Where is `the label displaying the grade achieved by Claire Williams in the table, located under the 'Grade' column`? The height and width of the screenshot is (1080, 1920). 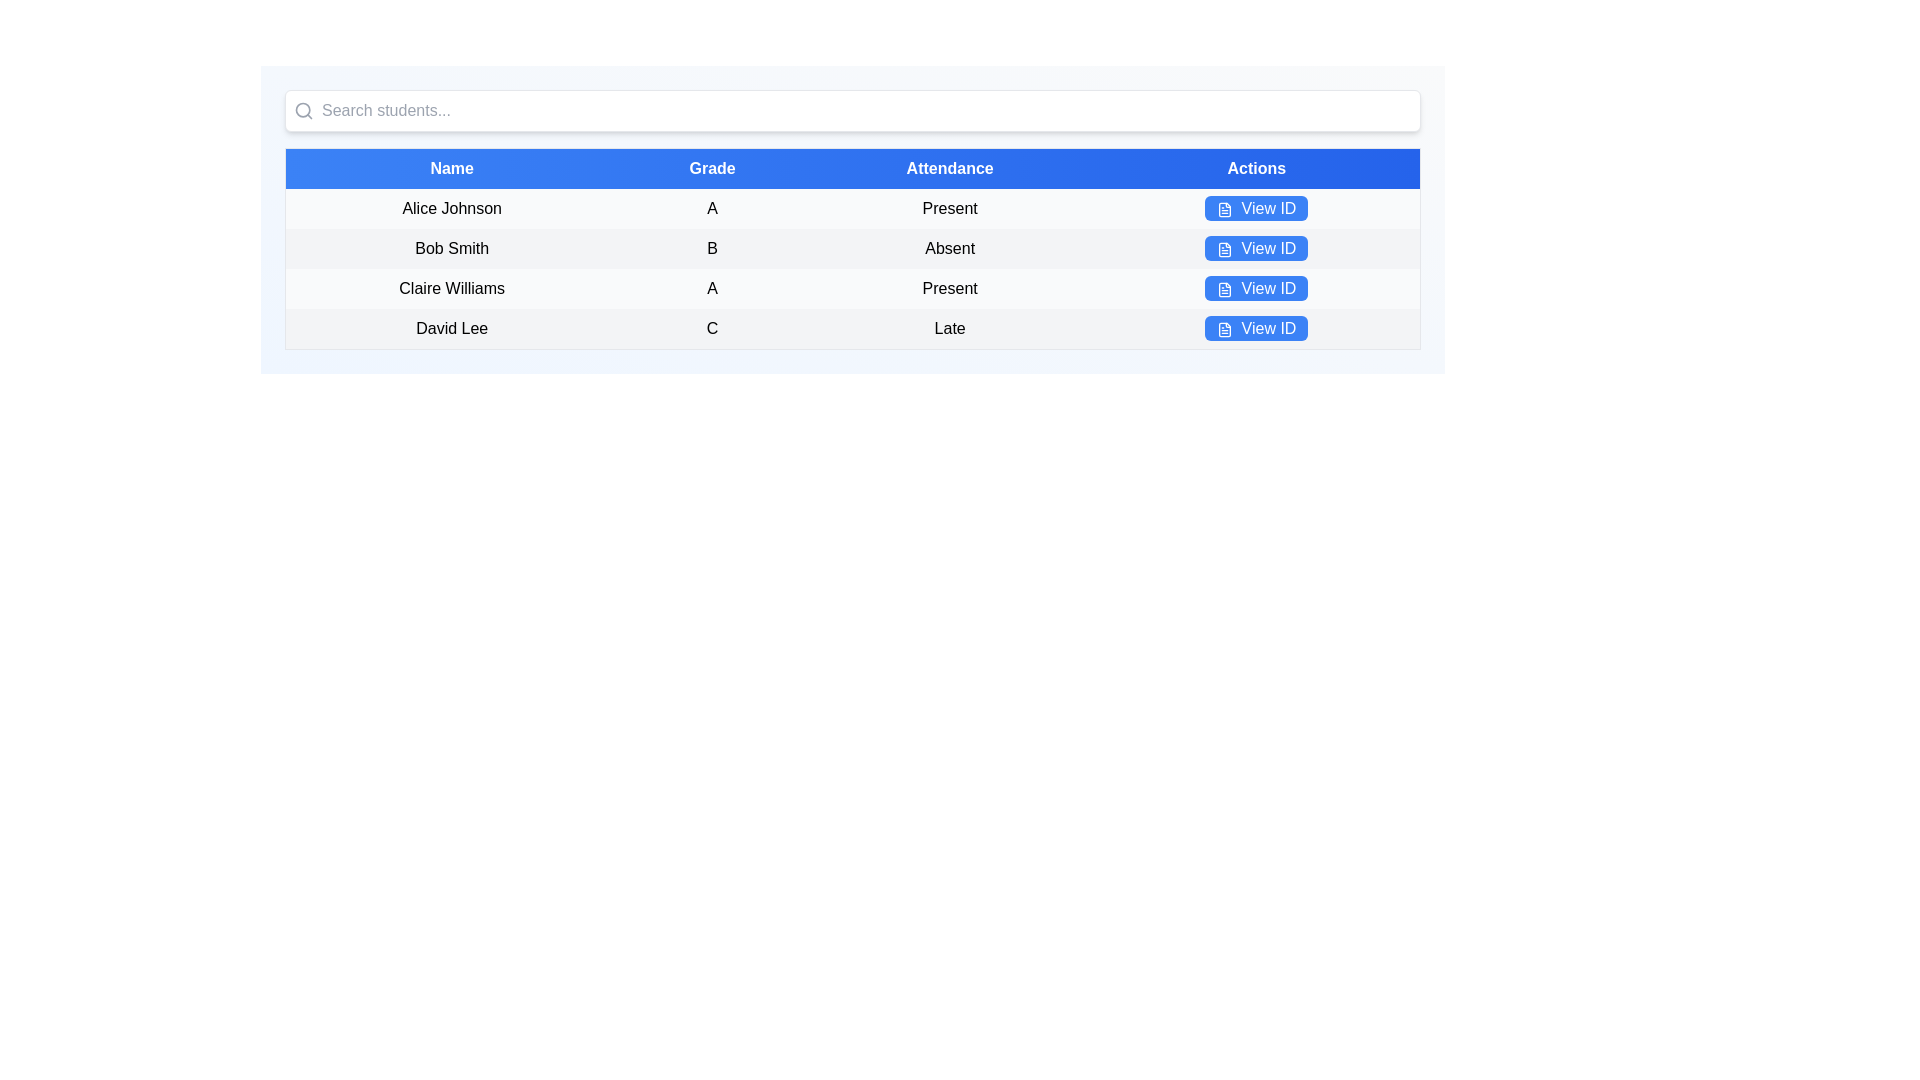
the label displaying the grade achieved by Claire Williams in the table, located under the 'Grade' column is located at coordinates (712, 289).